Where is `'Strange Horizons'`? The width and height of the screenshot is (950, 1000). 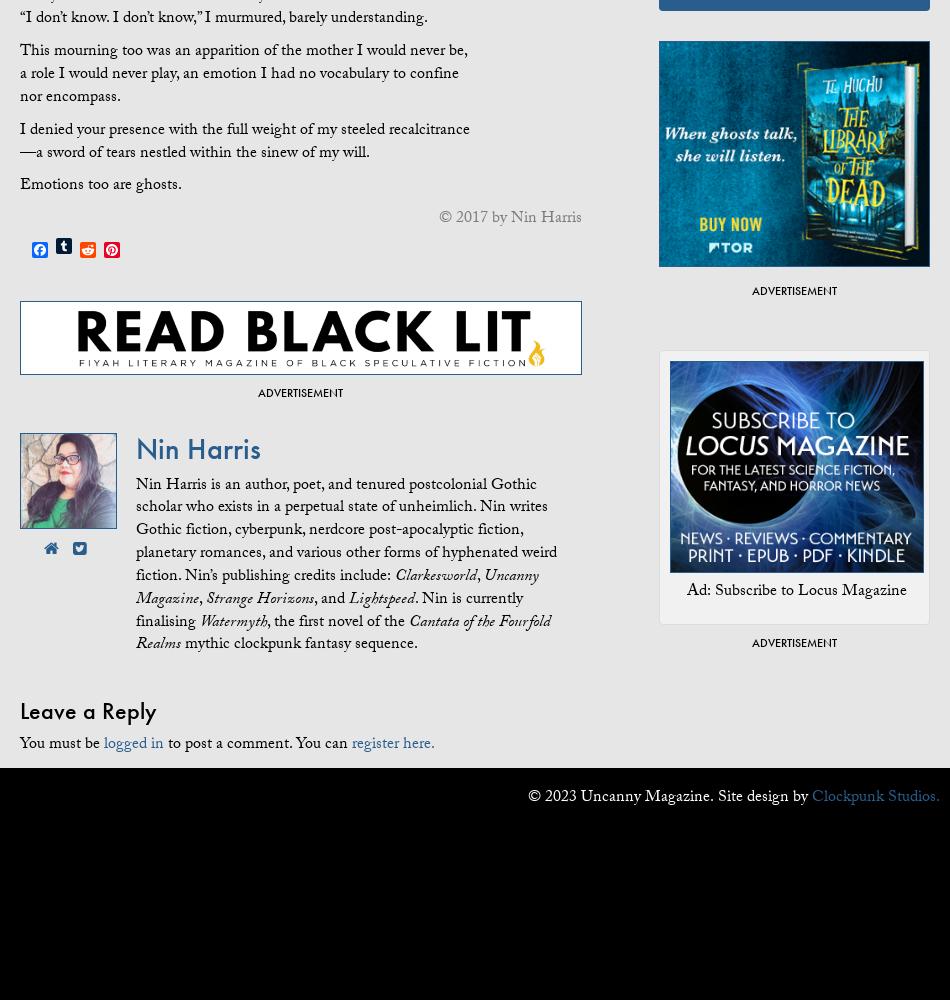
'Strange Horizons' is located at coordinates (259, 598).